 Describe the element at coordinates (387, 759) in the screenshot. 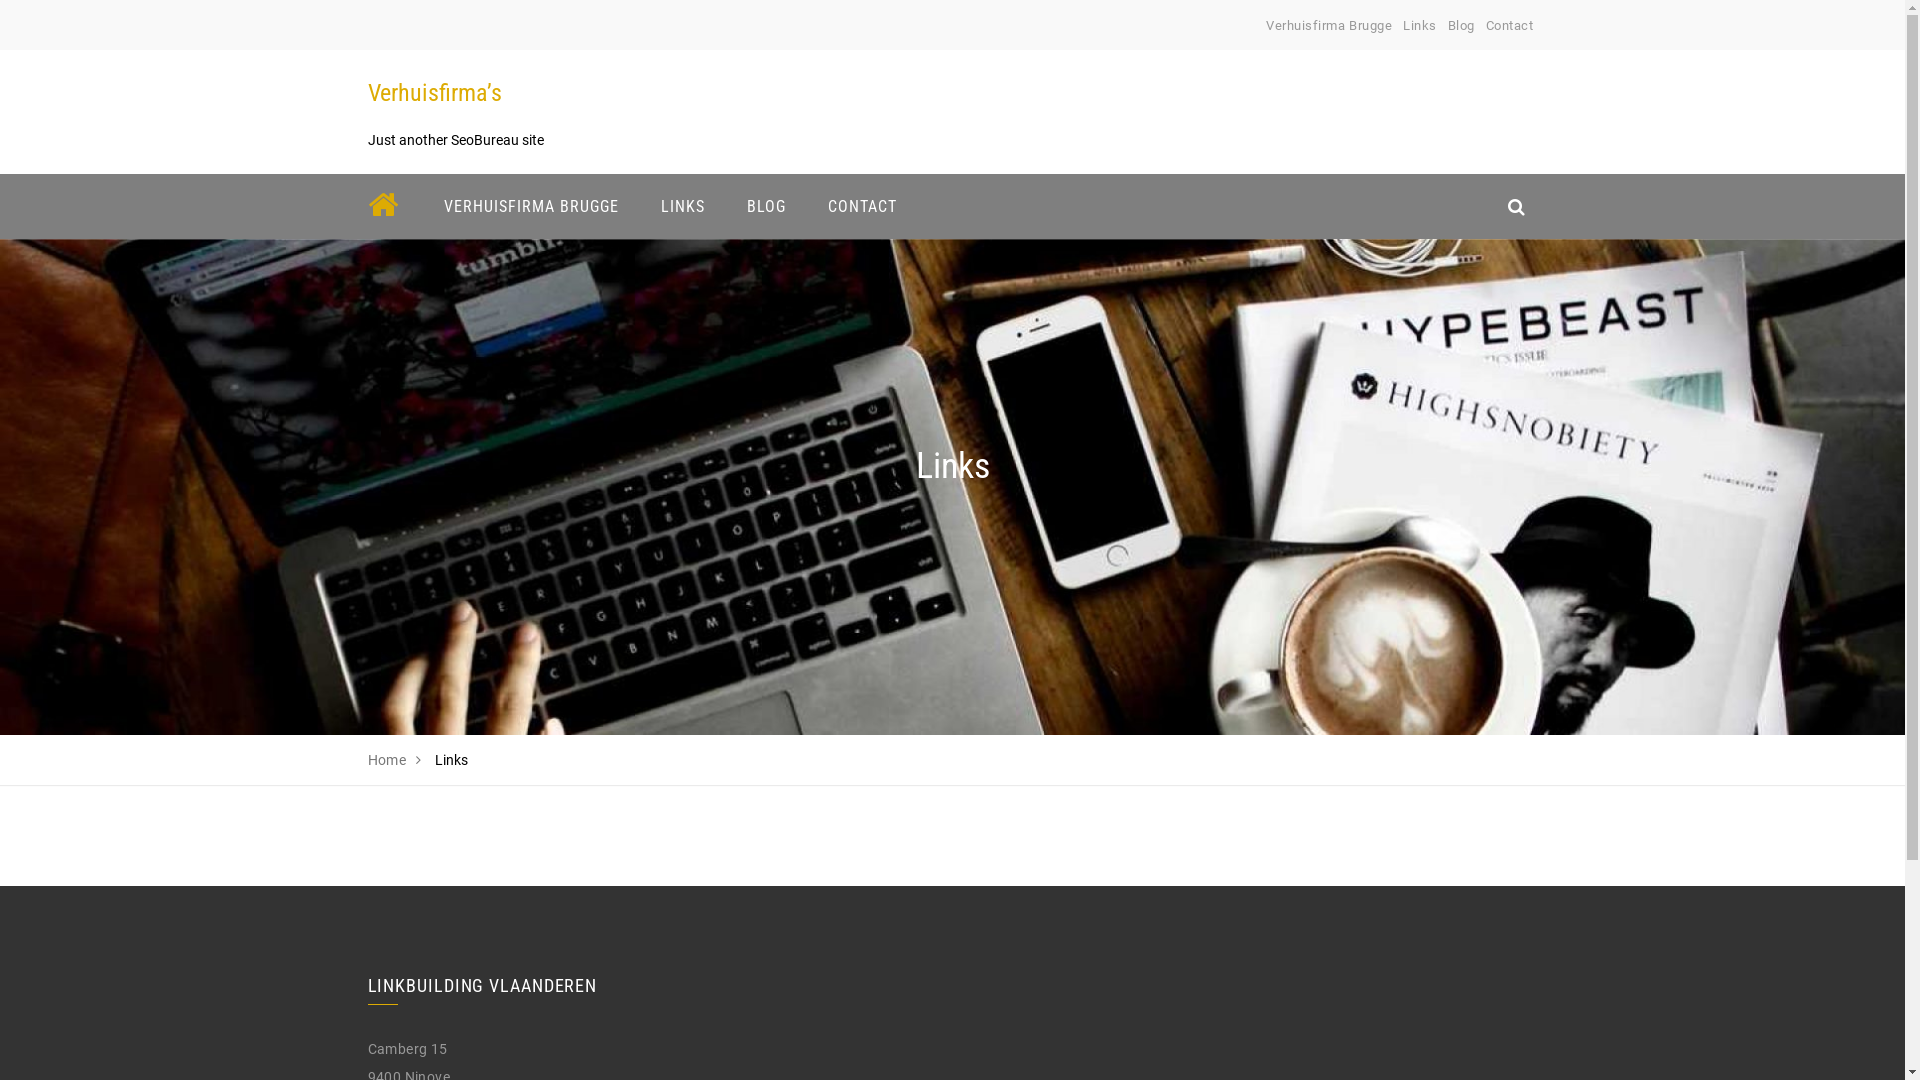

I see `'Home'` at that location.